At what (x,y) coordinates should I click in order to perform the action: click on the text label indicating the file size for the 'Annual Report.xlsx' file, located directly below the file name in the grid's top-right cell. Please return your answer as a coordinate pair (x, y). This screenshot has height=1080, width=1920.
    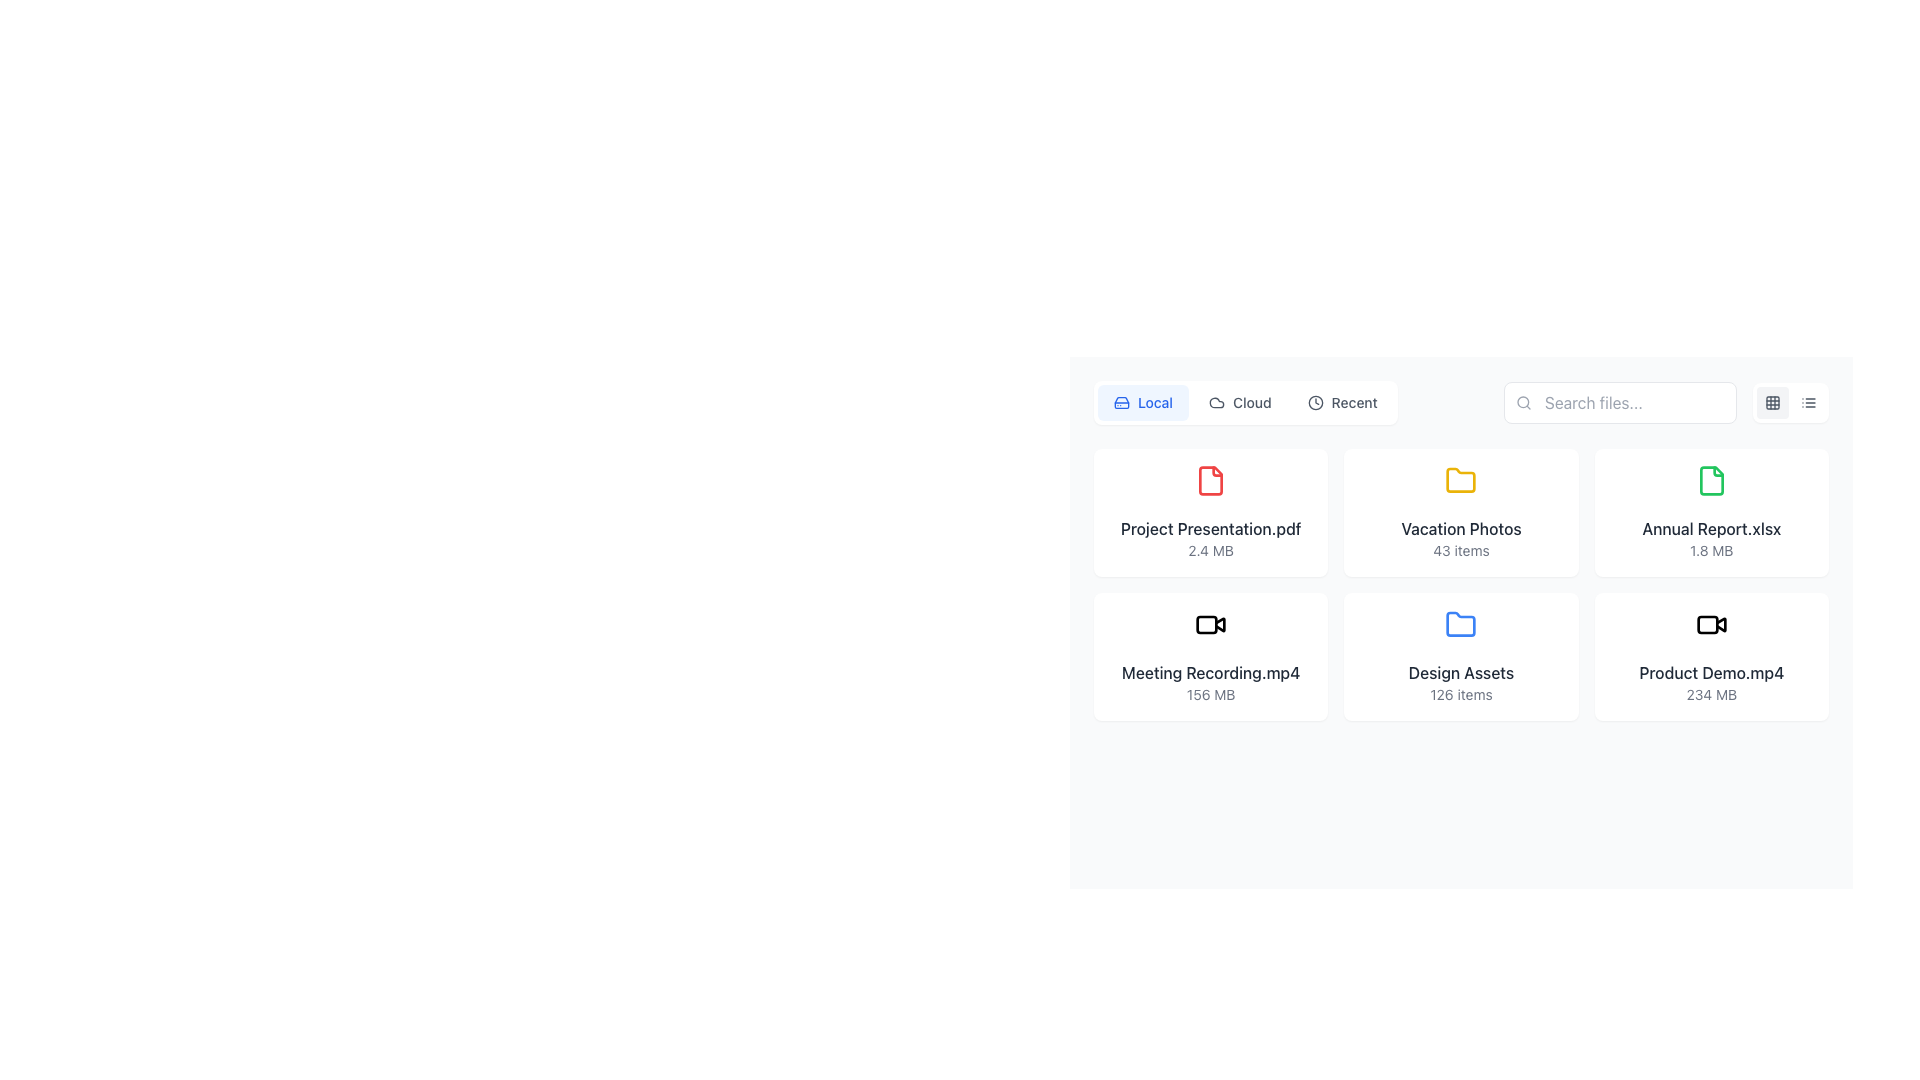
    Looking at the image, I should click on (1710, 551).